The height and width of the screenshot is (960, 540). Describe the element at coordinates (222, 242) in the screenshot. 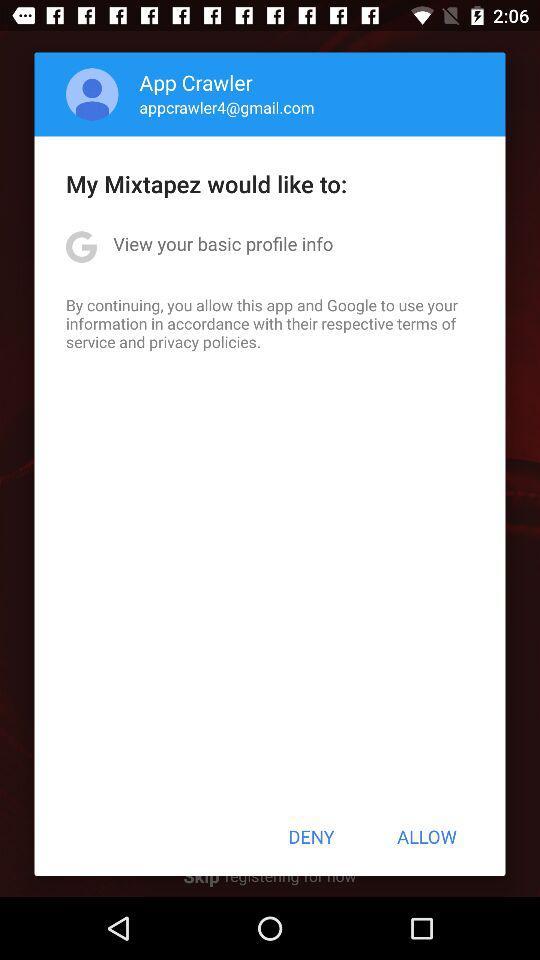

I see `the item below the my mixtapez would icon` at that location.